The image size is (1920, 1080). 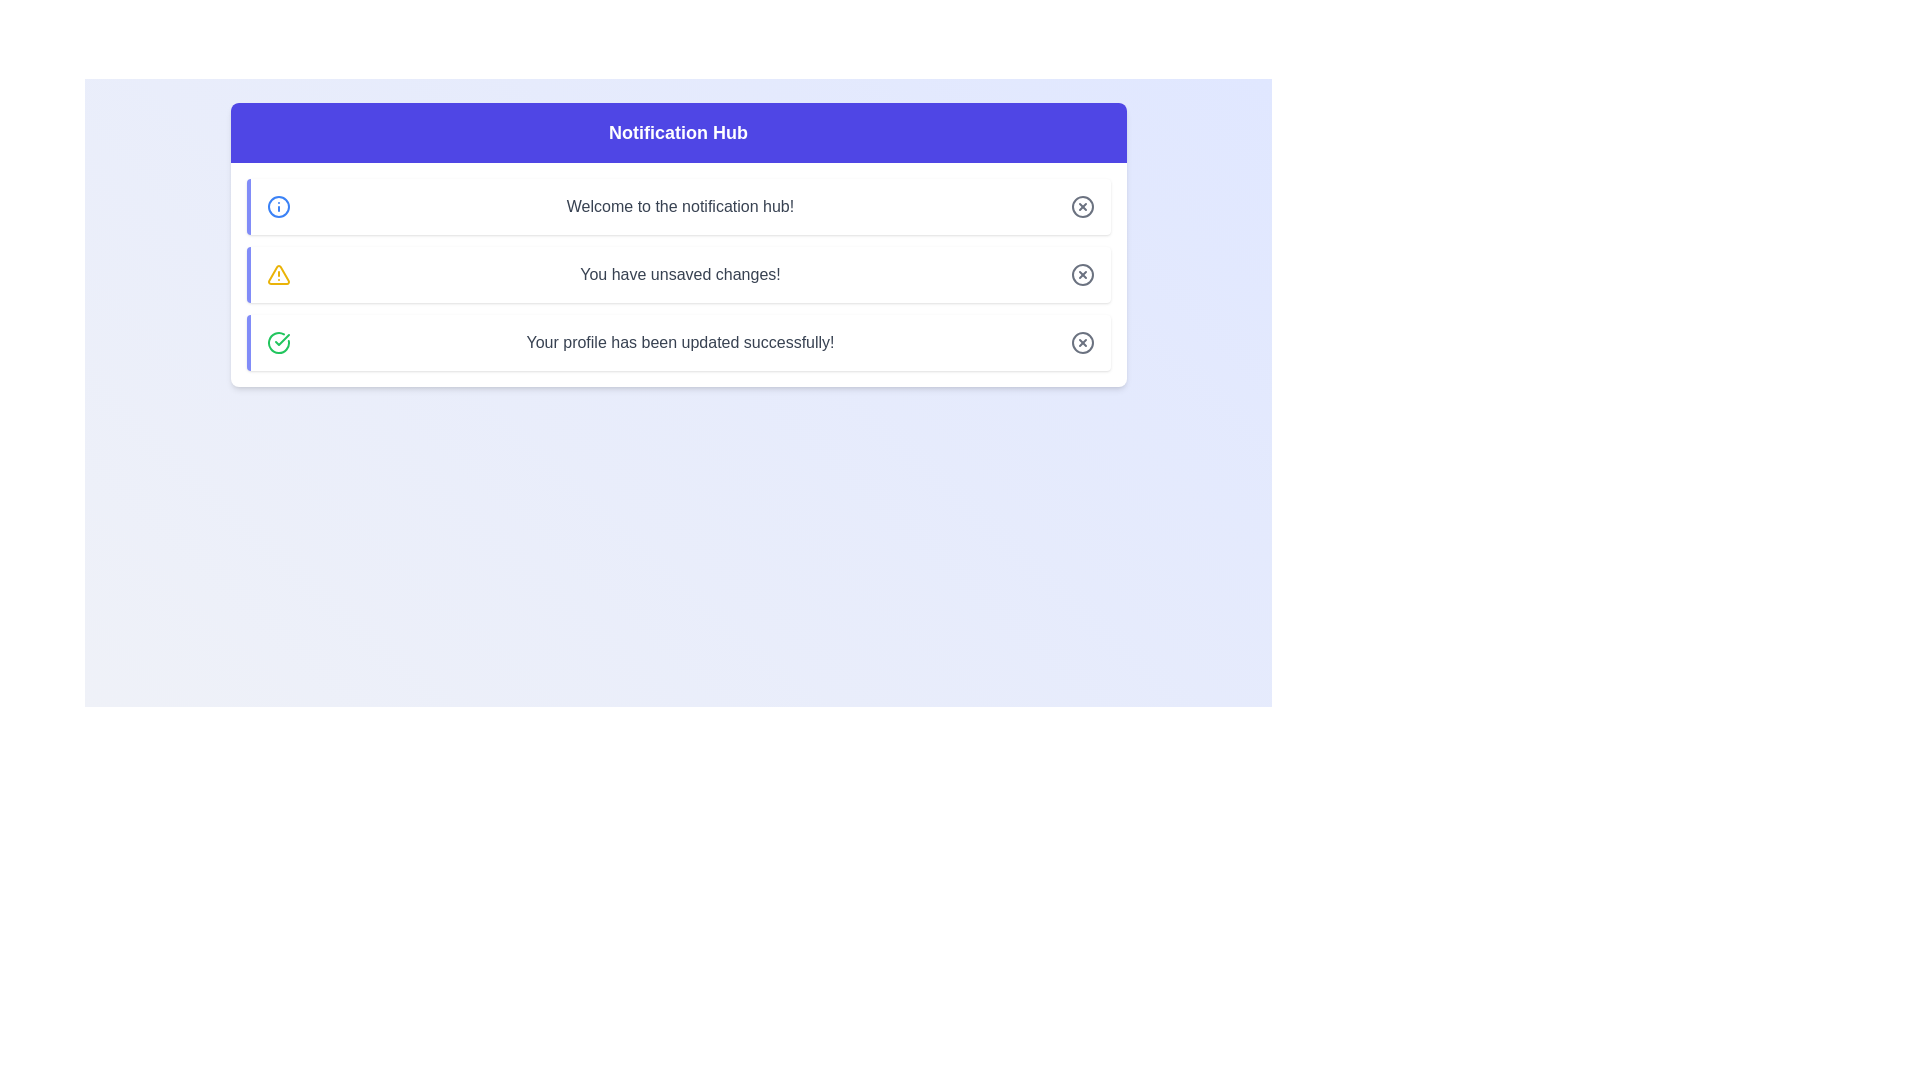 I want to click on the static text notification that says 'You have unsaved changes!' which is styled in gray and positioned centrally within the notification layout, so click(x=680, y=274).